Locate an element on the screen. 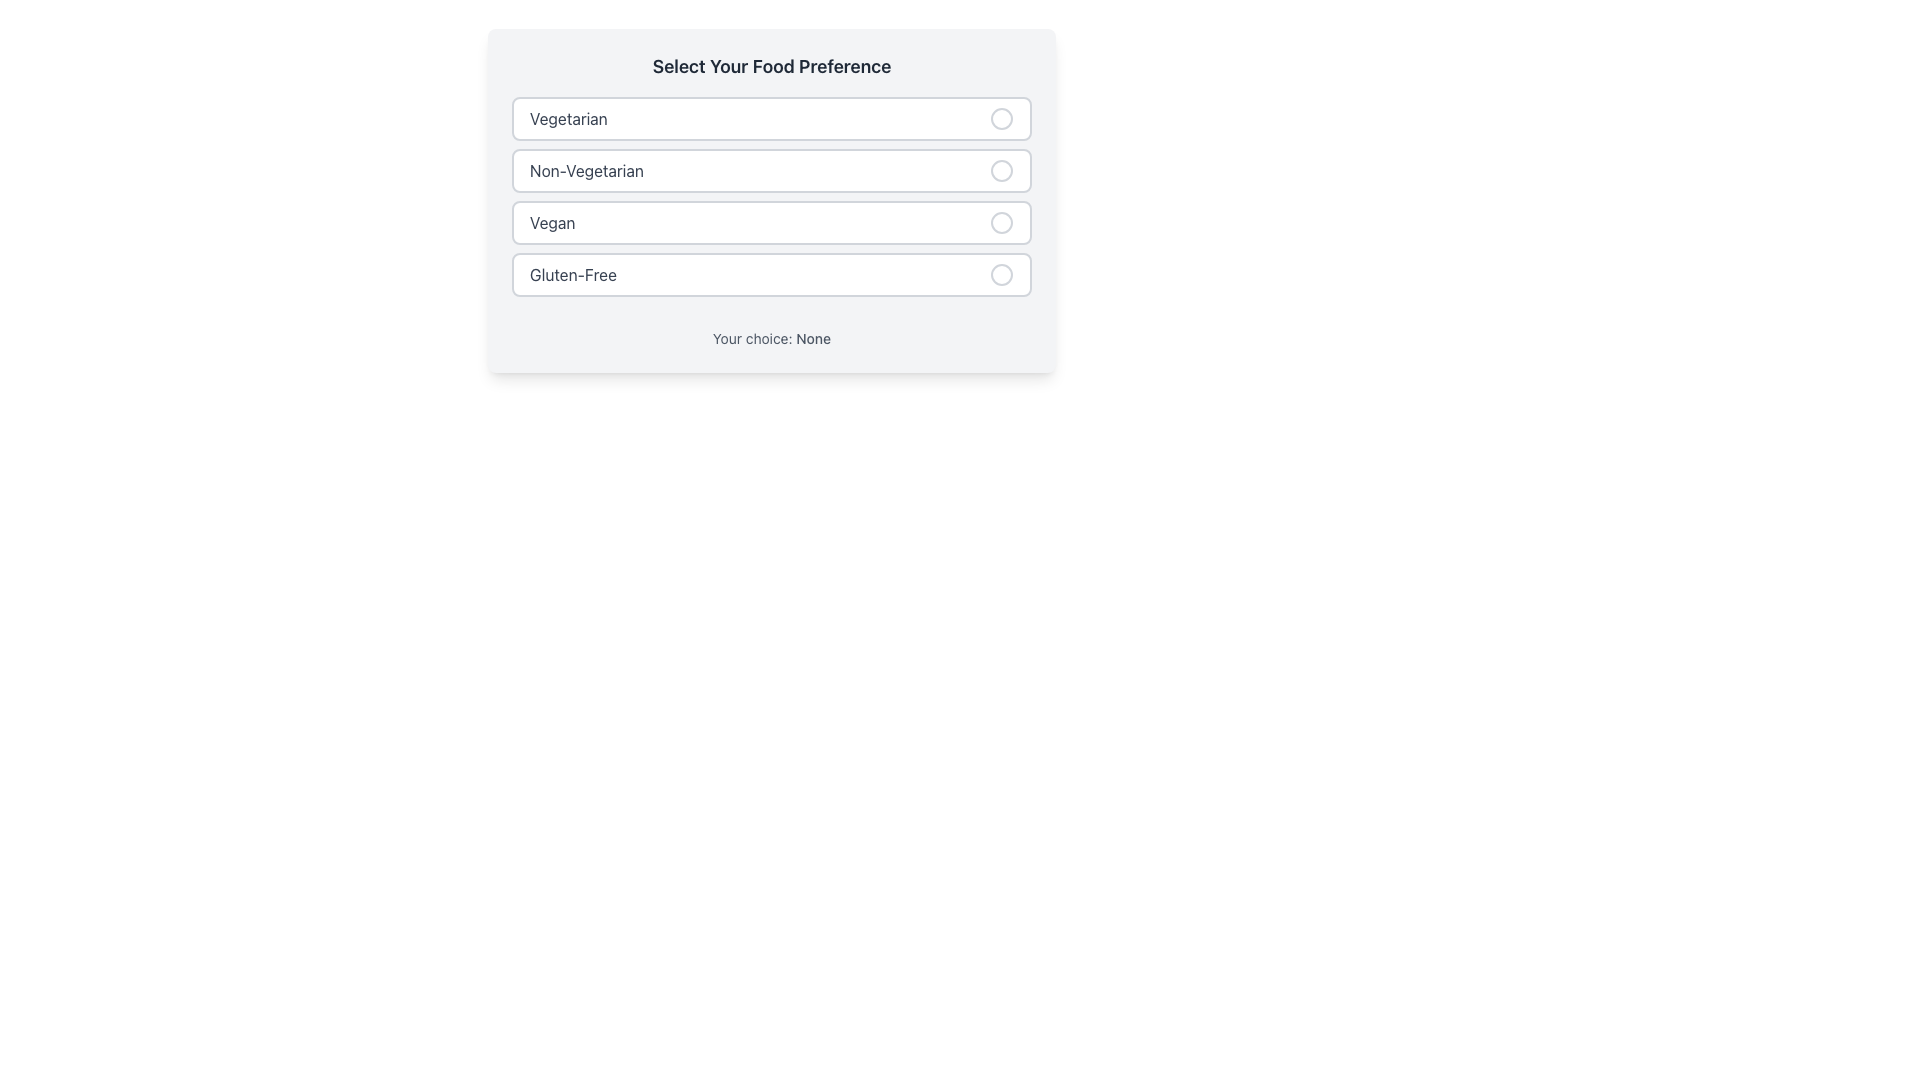 This screenshot has height=1080, width=1920. the Text label that displays the currently selected choice, indicated as 'None', located below the 'Gluten-Free' option and aligned with the center of the panel is located at coordinates (771, 330).